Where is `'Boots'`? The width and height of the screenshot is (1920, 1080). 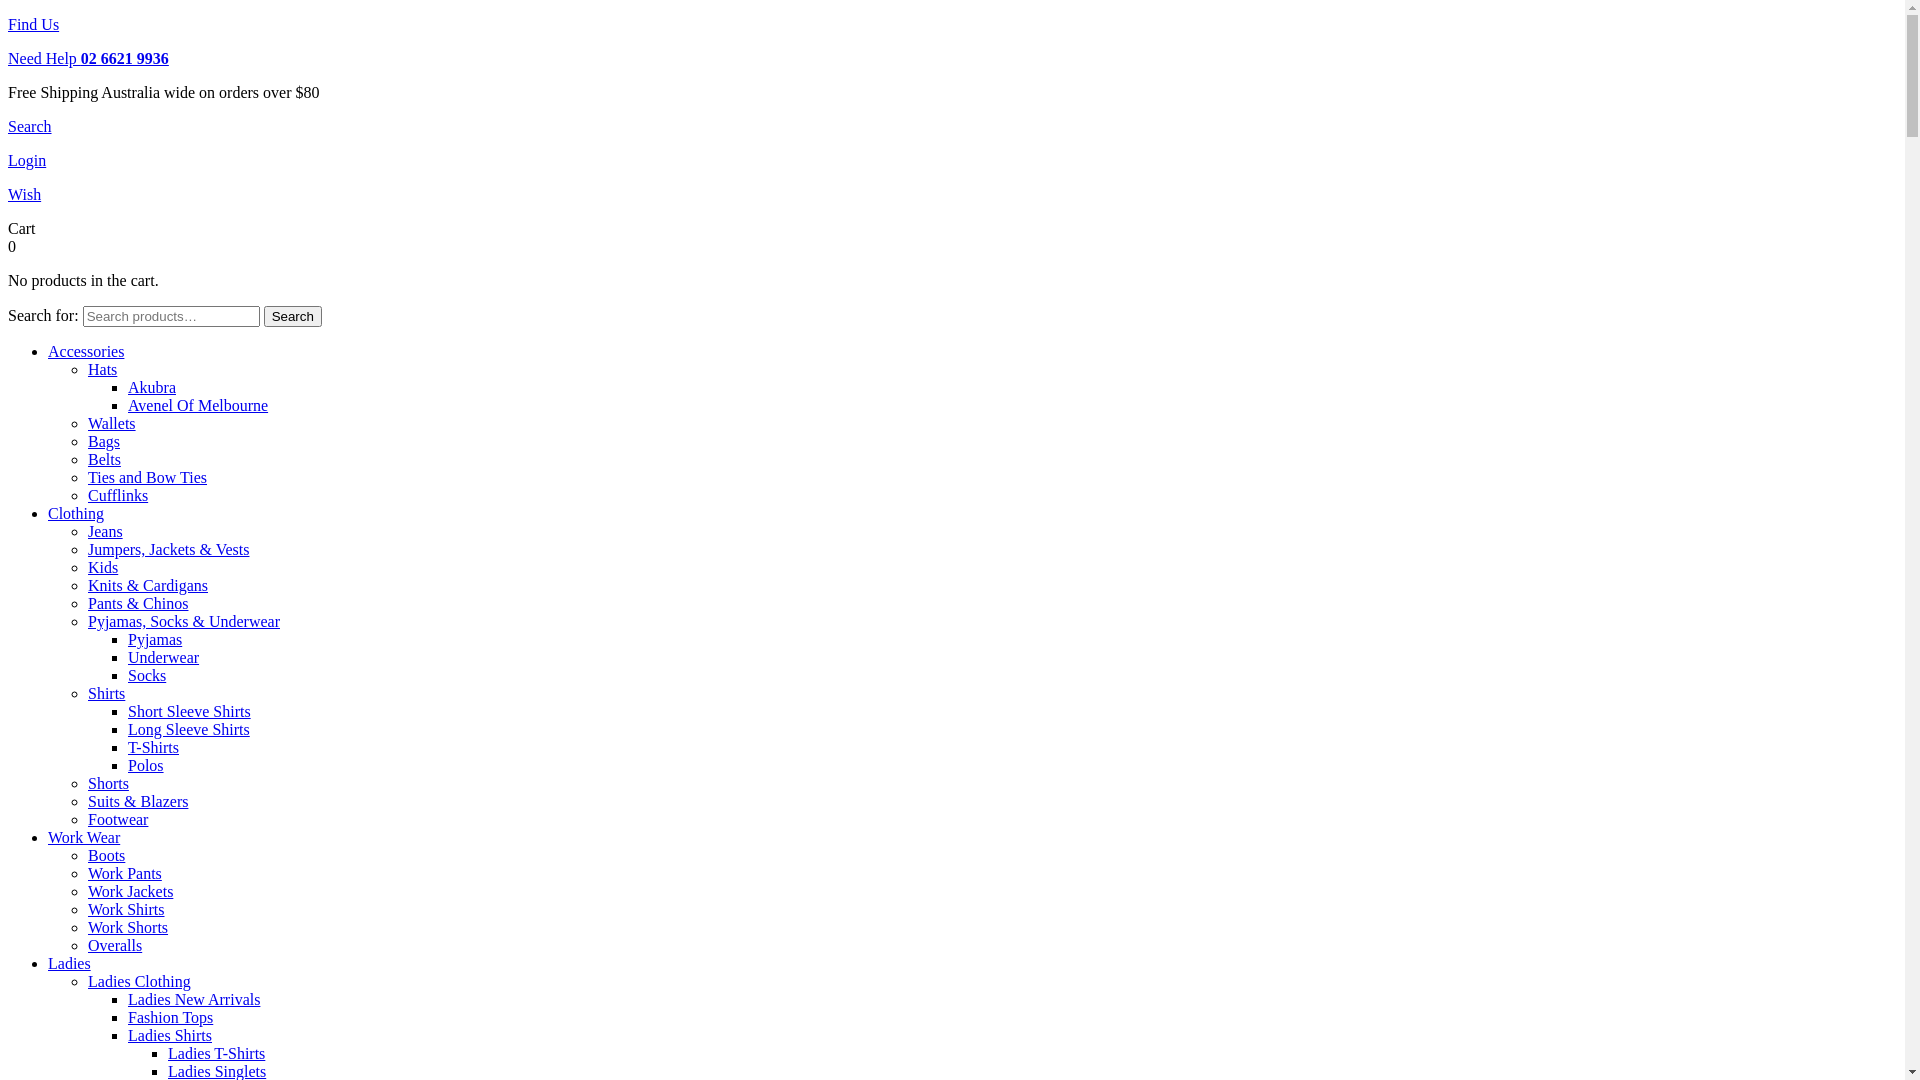 'Boots' is located at coordinates (105, 855).